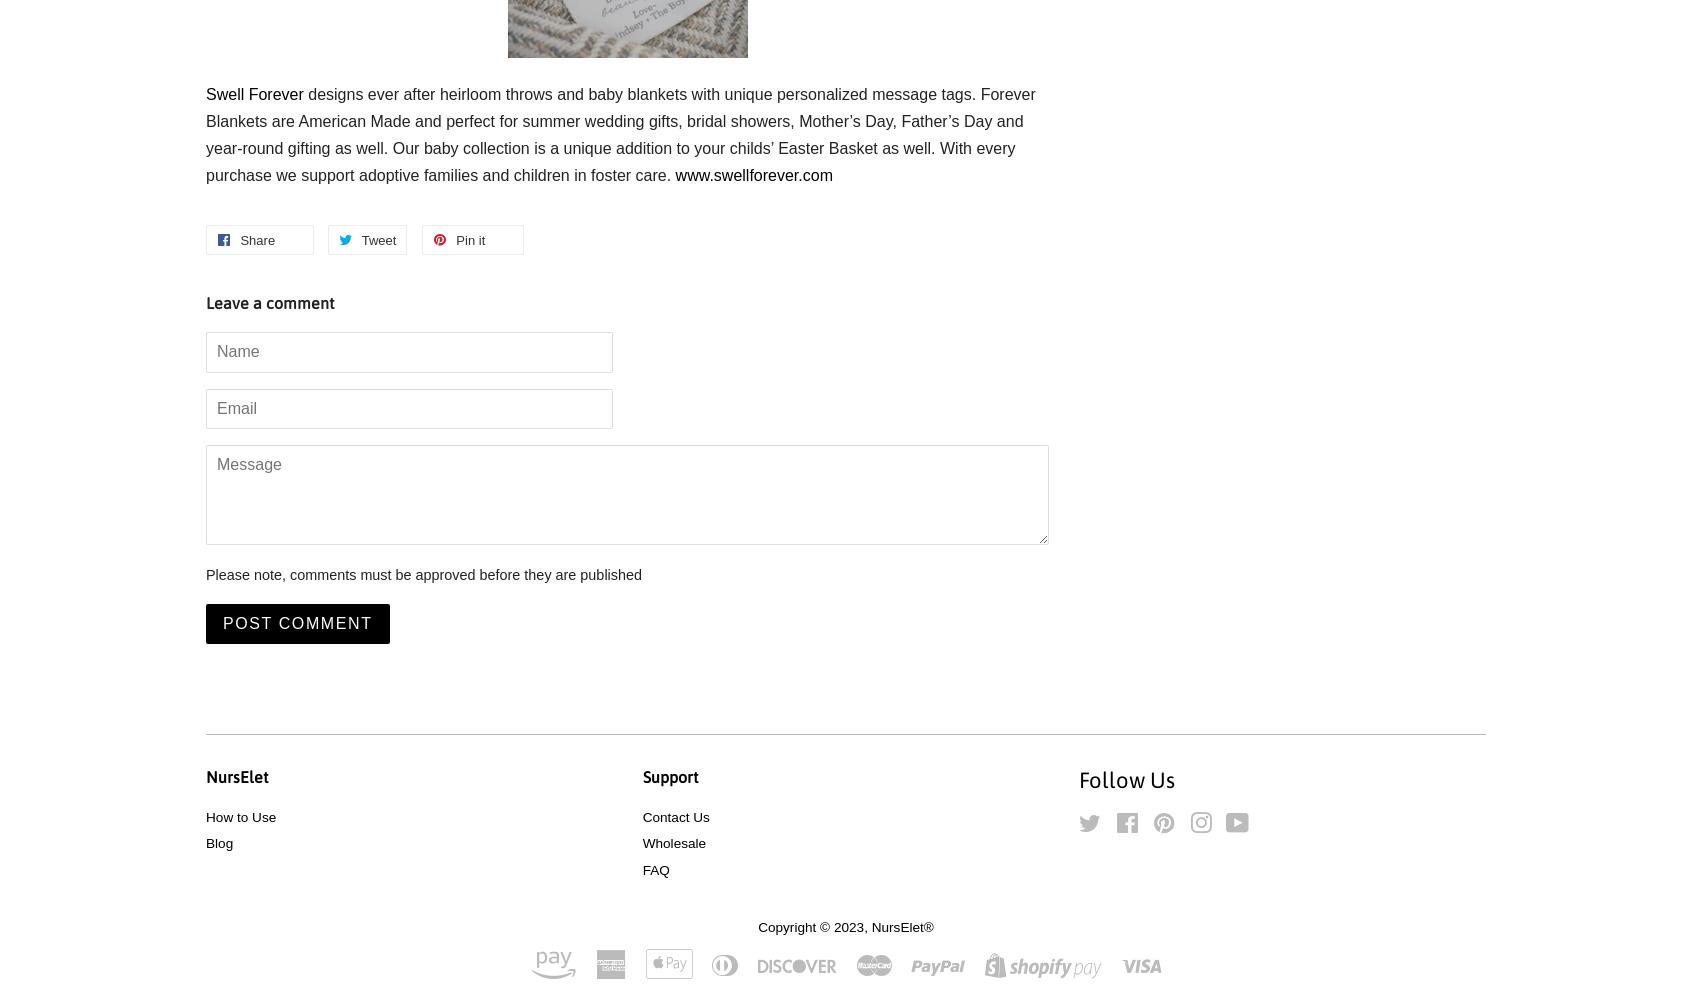 This screenshot has height=1006, width=1692. Describe the element at coordinates (619, 134) in the screenshot. I see `'designs ever after heirloom throws and baby blankets with unique personalized message tags. Forever Blankets are American Made and perfect for summer wedding gifts, bridal showers, Mother’s Day, Father’s Day and year-round gifting as well. Our baby collection is a unique addition to your childs’ Easter Basket as well. With every purchase we support adoptive families and children in foster care.'` at that location.